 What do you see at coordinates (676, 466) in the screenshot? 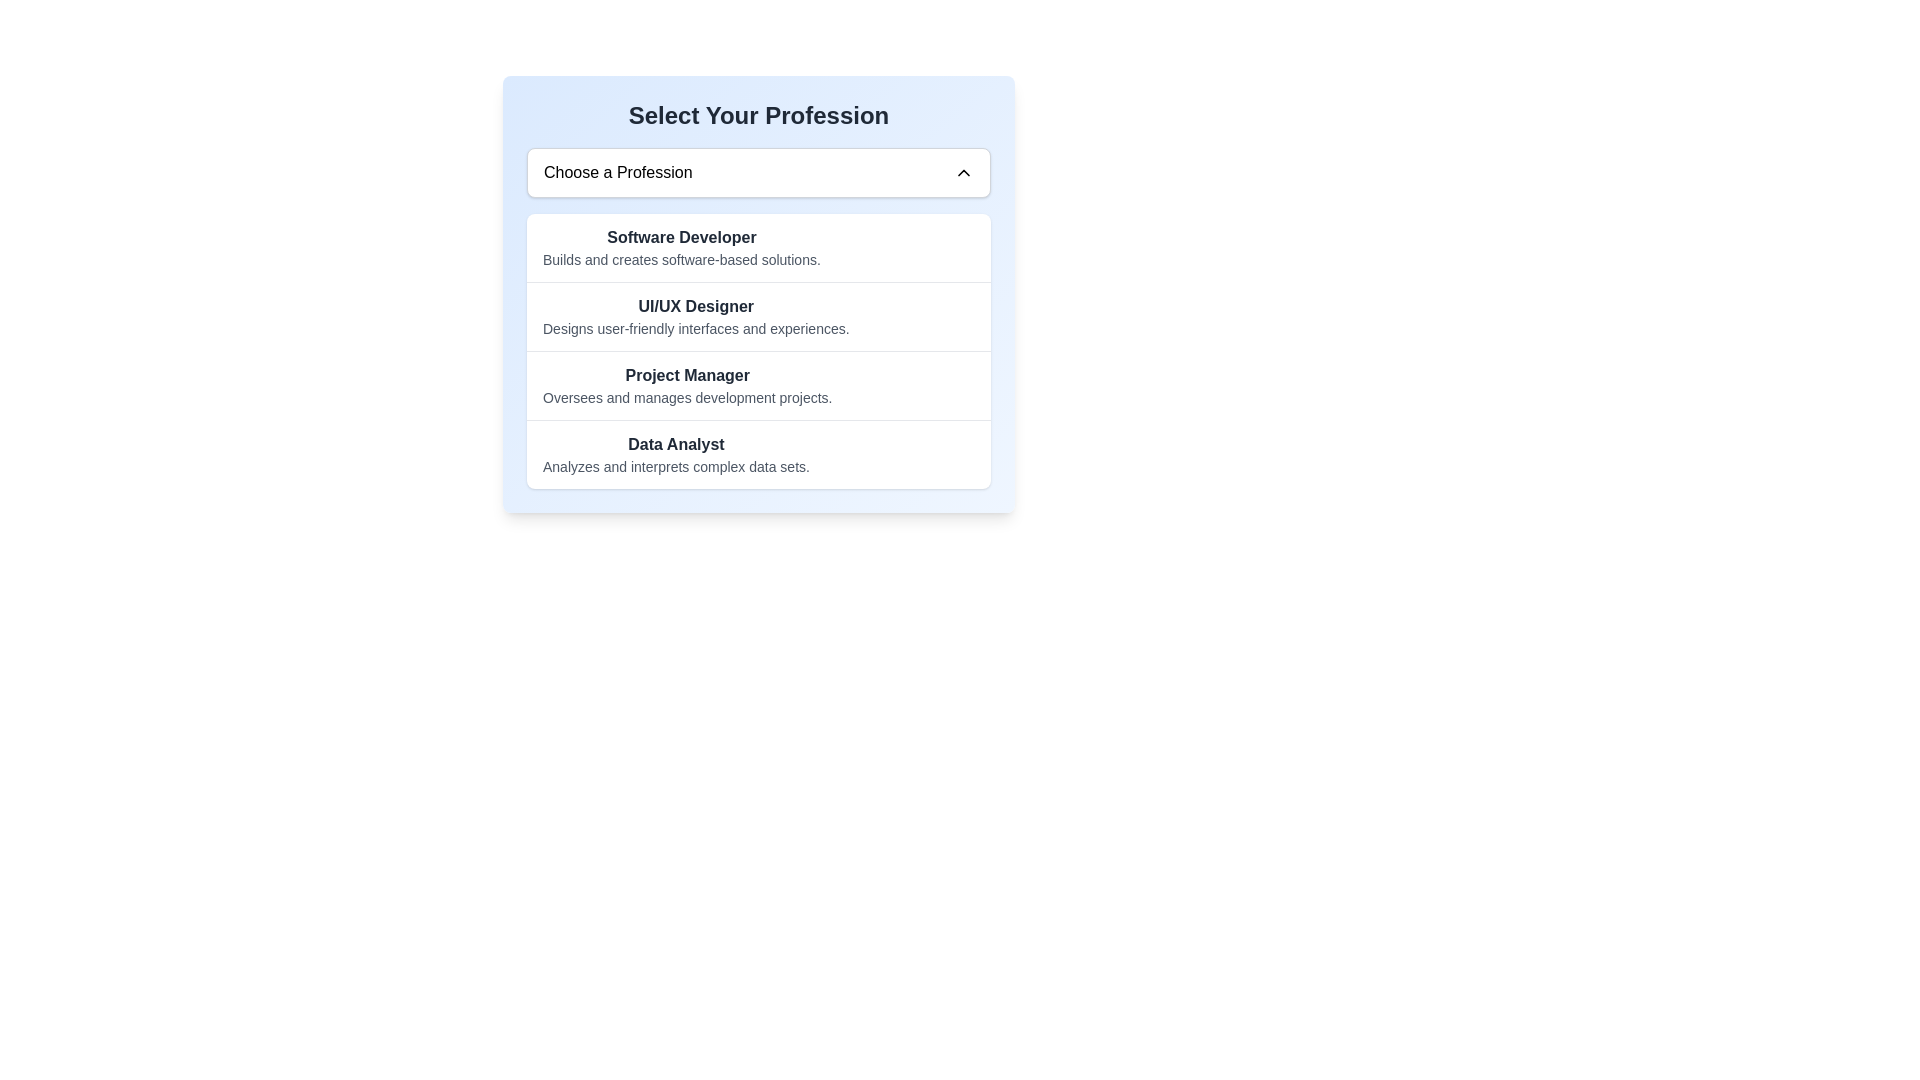
I see `the text label displaying 'Analyzes and interprets complex data sets.' which is located below the 'Data Analyst' title in a list of professions` at bounding box center [676, 466].